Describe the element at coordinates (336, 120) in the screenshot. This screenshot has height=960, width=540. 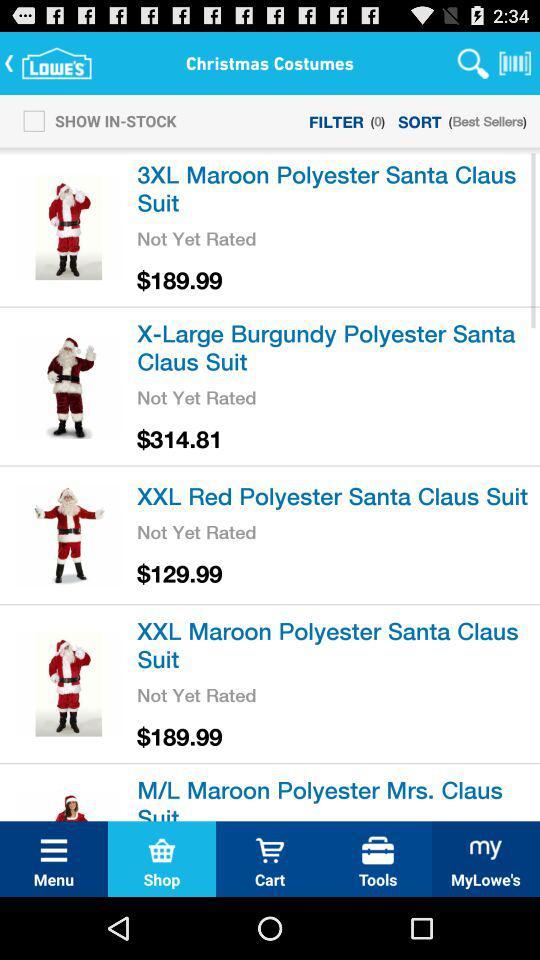
I see `icon next to show in-stock item` at that location.